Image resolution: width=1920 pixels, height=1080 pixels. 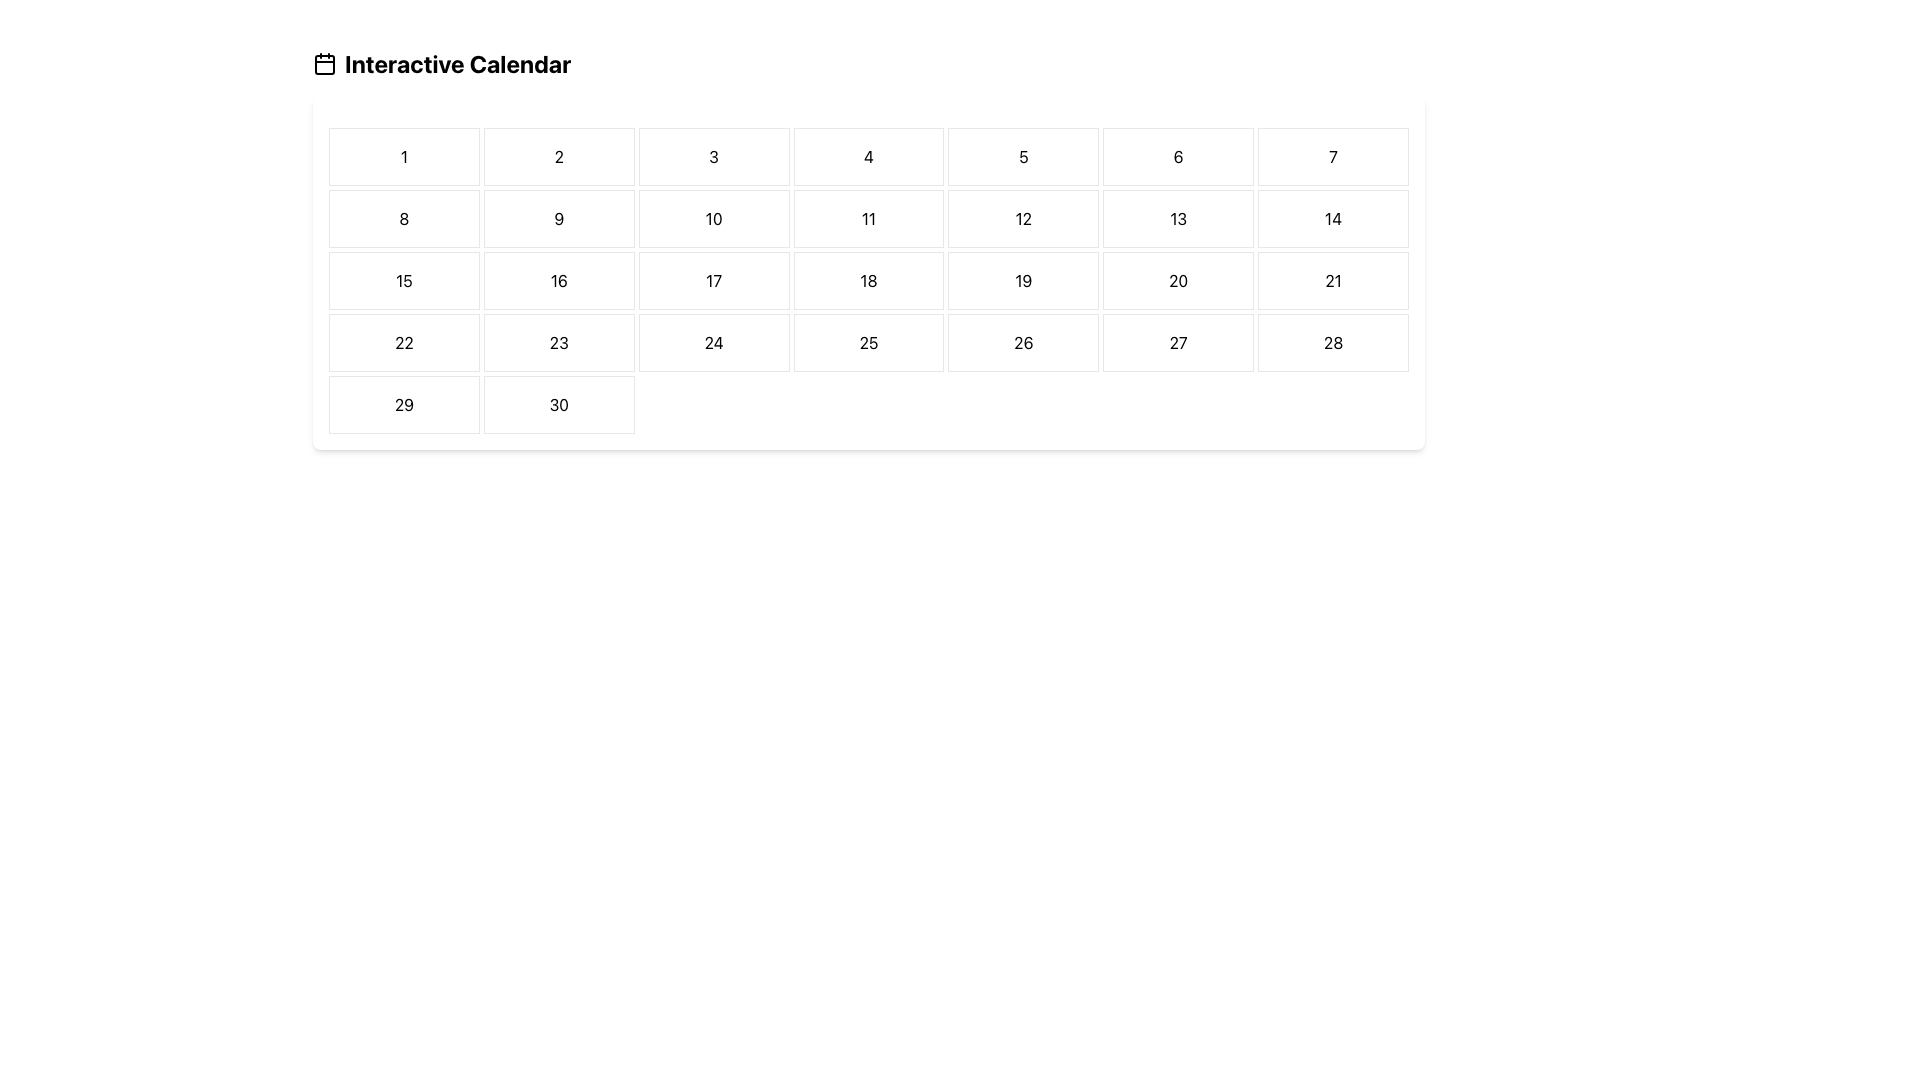 I want to click on the grid item representing the number '8' located in the second row and first column of the calendar interface, so click(x=403, y=219).